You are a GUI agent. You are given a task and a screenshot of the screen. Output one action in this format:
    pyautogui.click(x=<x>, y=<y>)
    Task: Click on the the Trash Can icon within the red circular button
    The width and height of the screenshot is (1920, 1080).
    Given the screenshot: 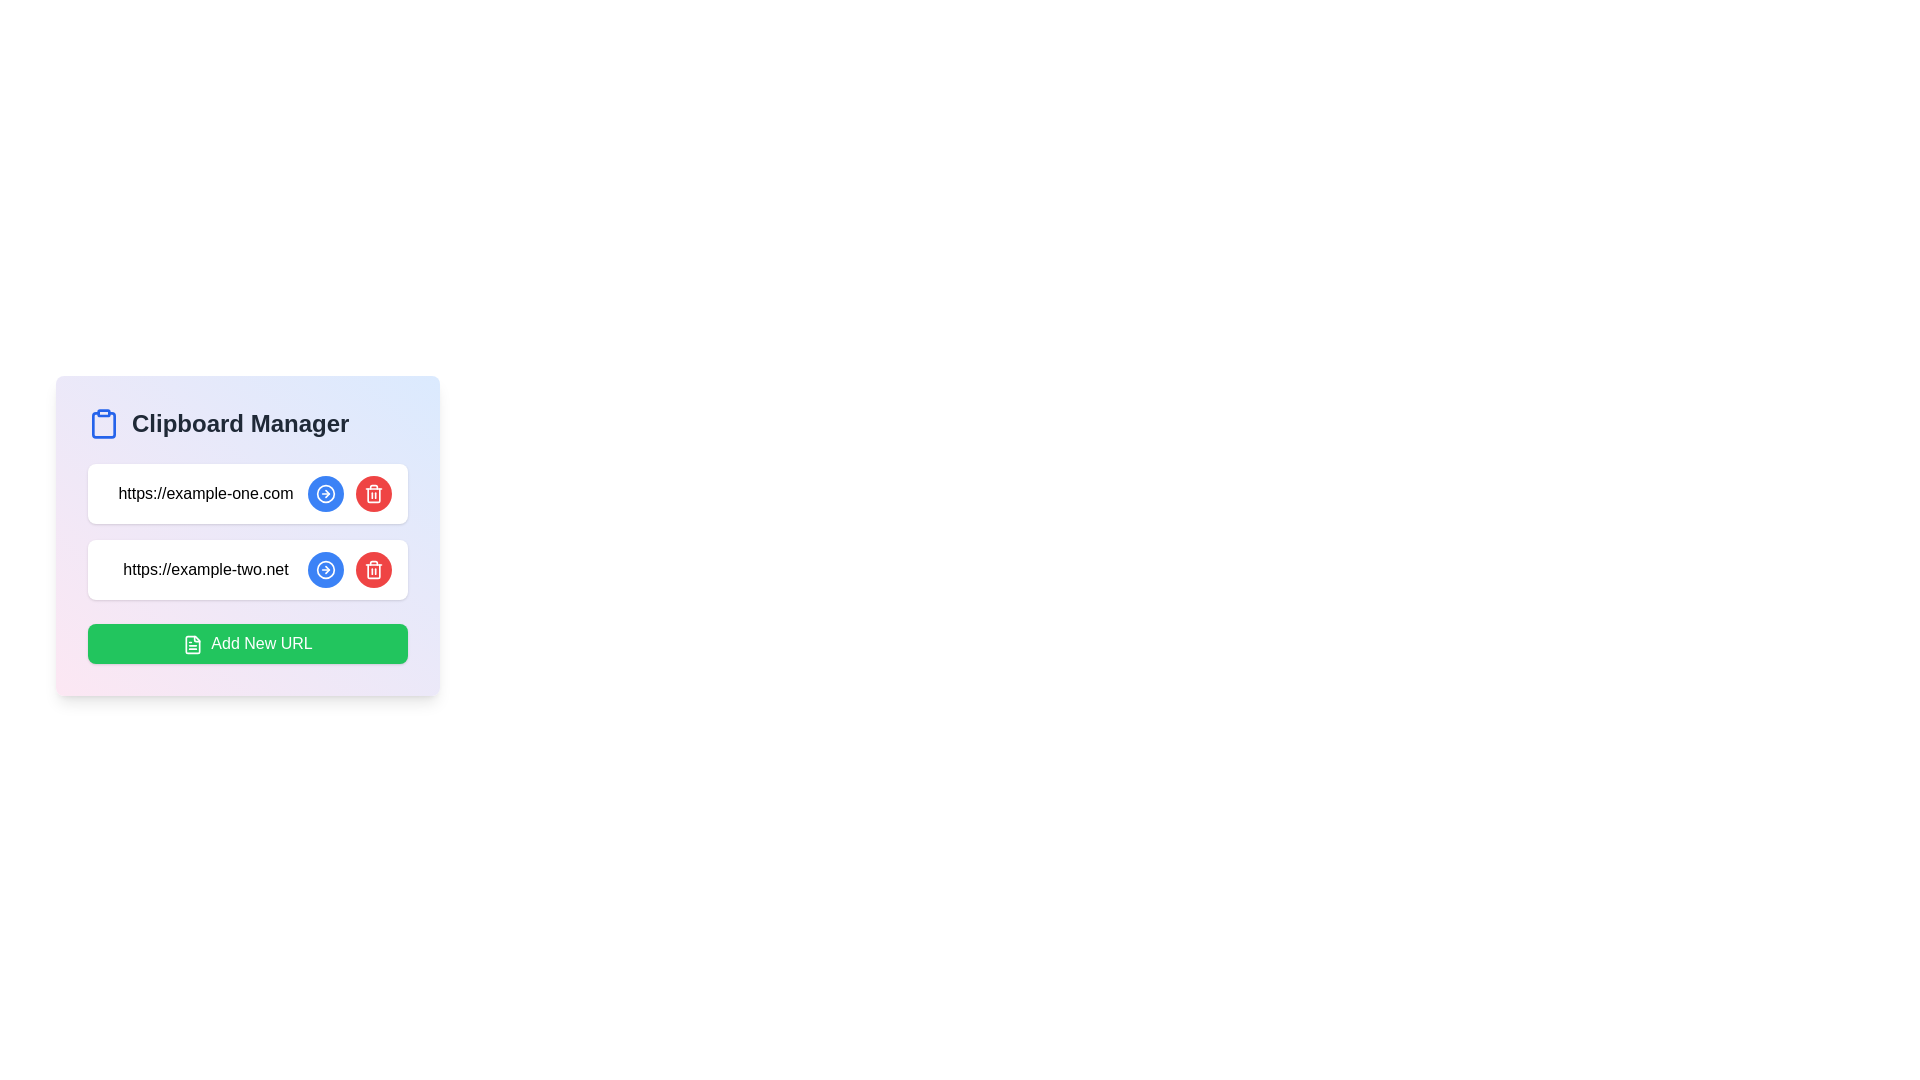 What is the action you would take?
    pyautogui.click(x=374, y=570)
    